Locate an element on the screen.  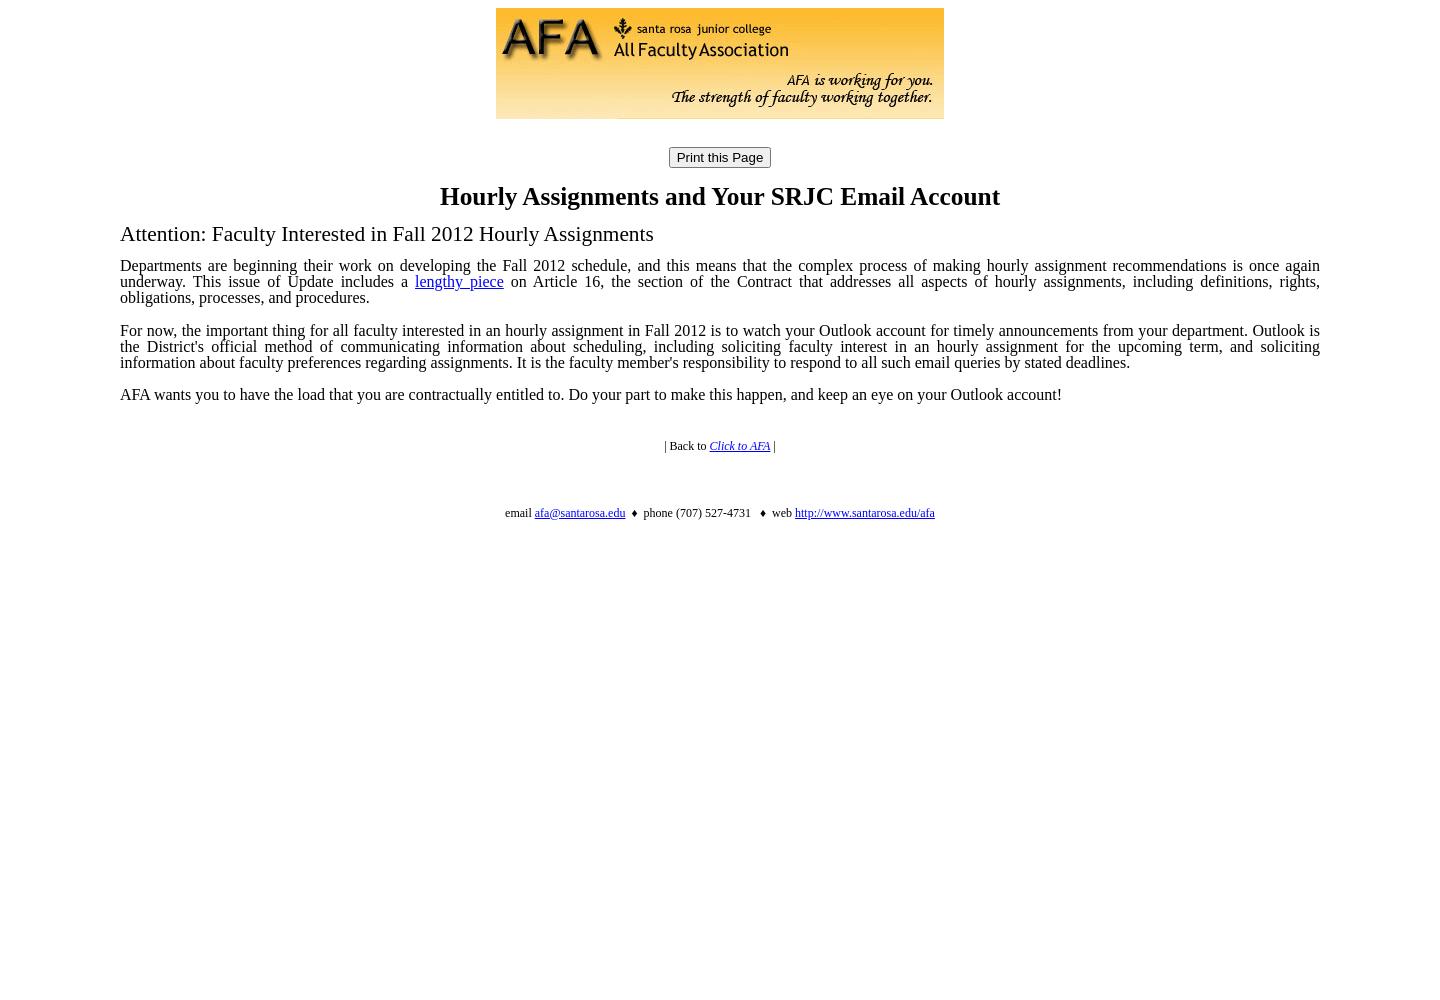
'http://www.santarosa.edu/afa' is located at coordinates (863, 512).